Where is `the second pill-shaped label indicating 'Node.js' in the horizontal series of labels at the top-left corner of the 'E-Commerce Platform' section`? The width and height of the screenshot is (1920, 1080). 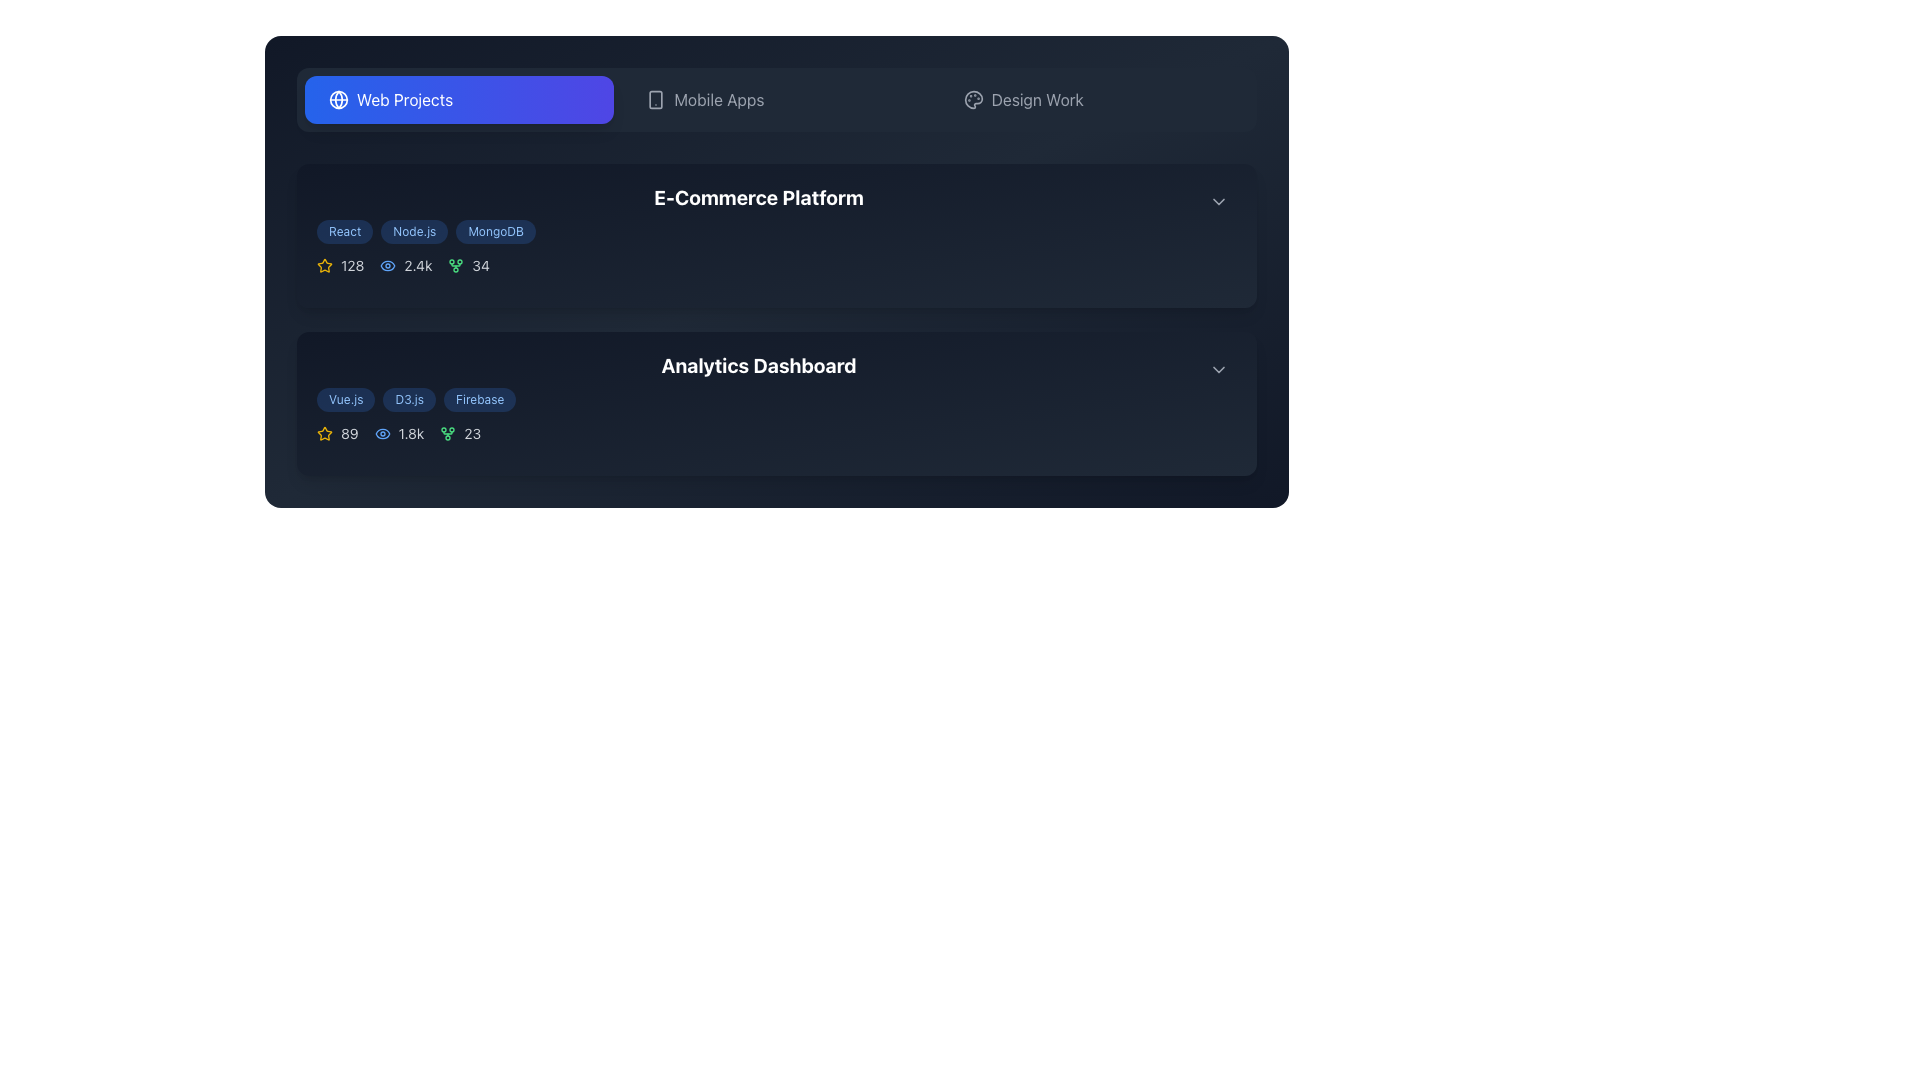
the second pill-shaped label indicating 'Node.js' in the horizontal series of labels at the top-left corner of the 'E-Commerce Platform' section is located at coordinates (413, 230).